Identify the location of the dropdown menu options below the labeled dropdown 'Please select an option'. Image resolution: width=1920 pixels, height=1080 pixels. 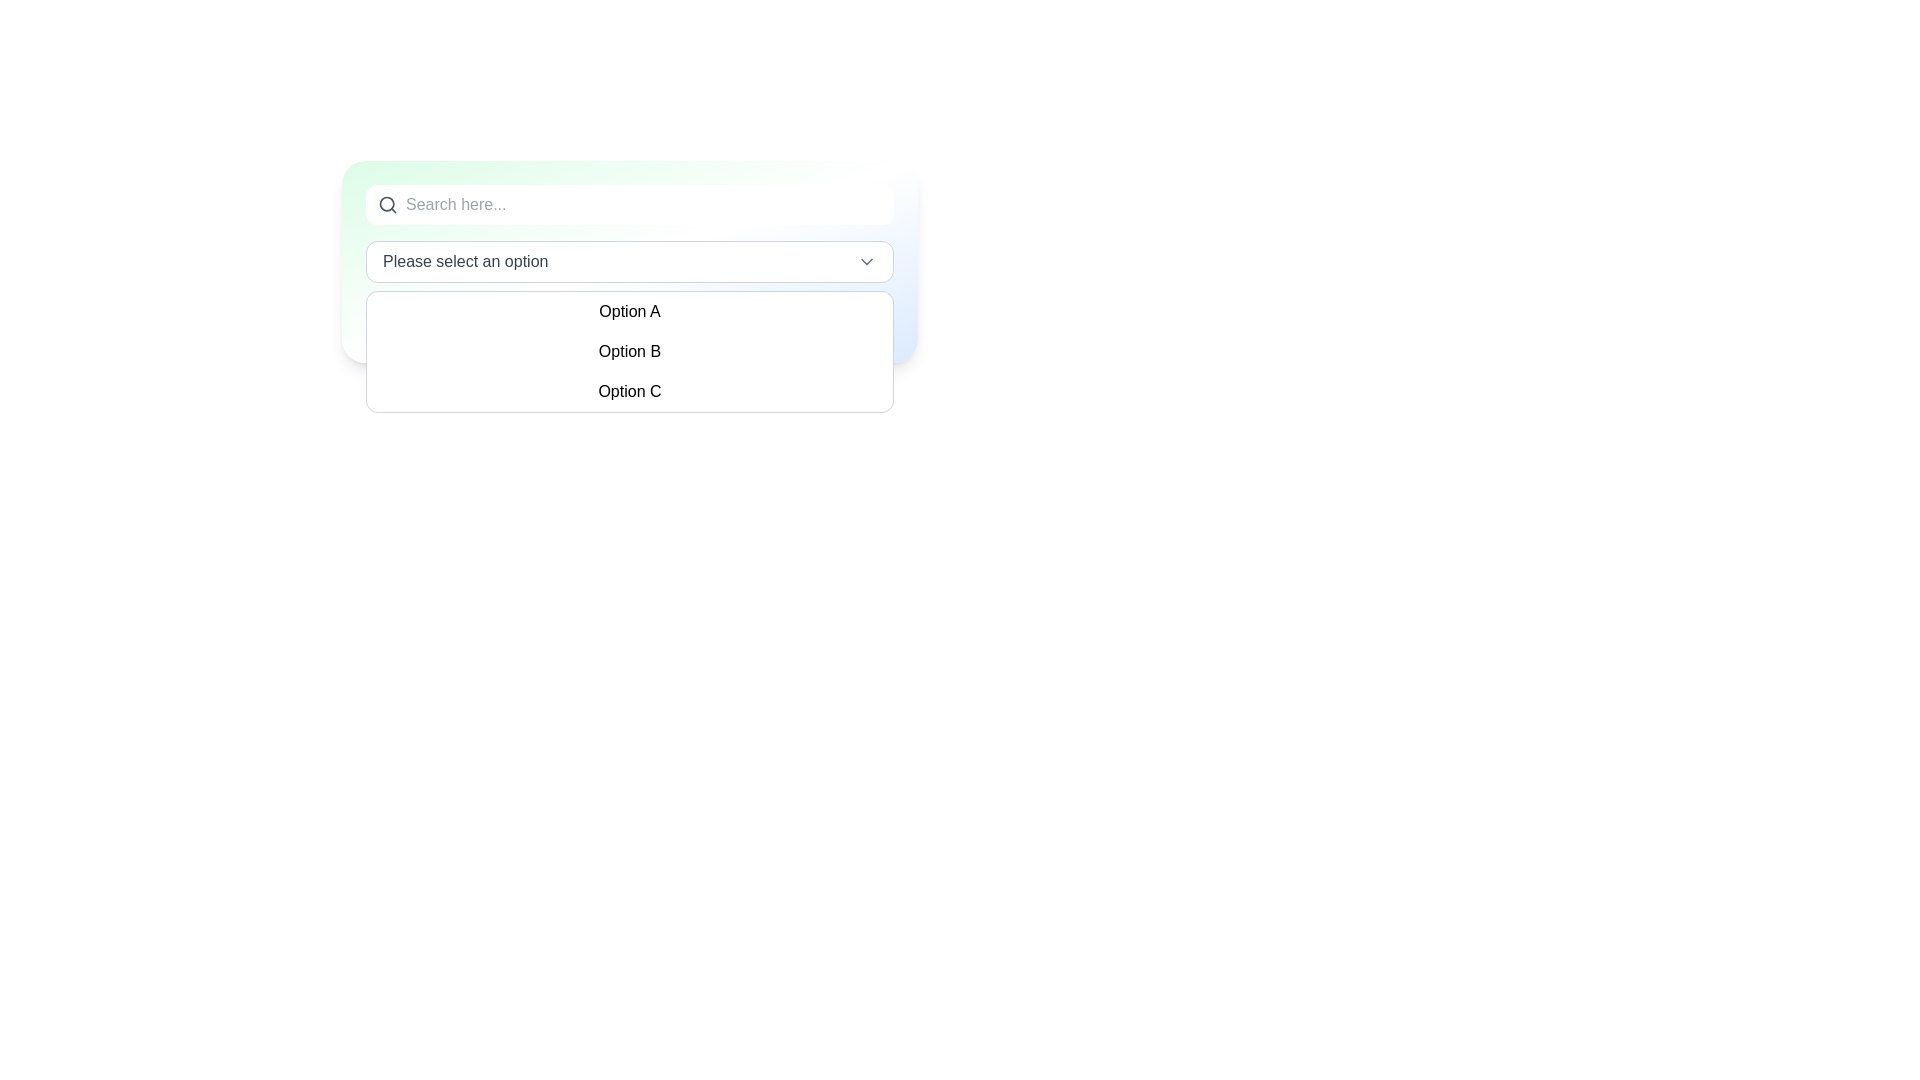
(628, 350).